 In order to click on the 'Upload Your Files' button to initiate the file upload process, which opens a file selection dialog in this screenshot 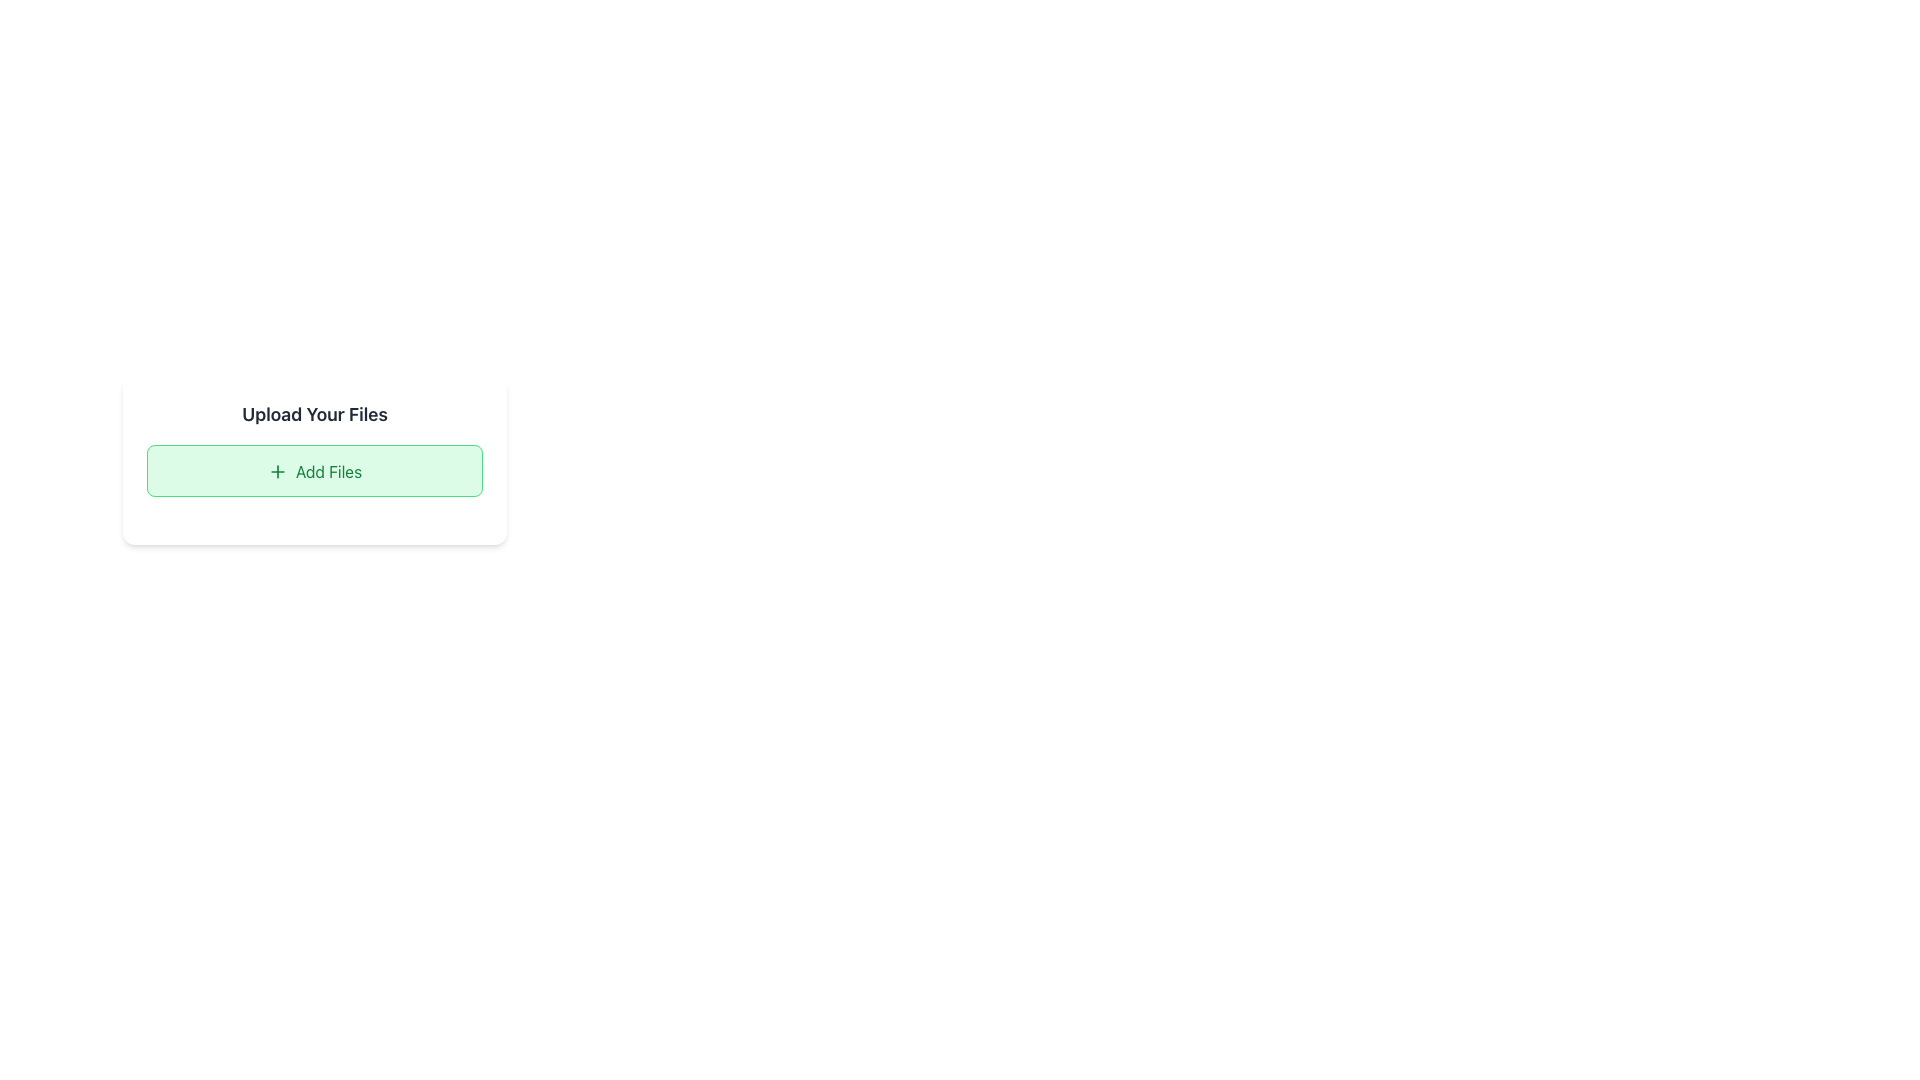, I will do `click(314, 470)`.